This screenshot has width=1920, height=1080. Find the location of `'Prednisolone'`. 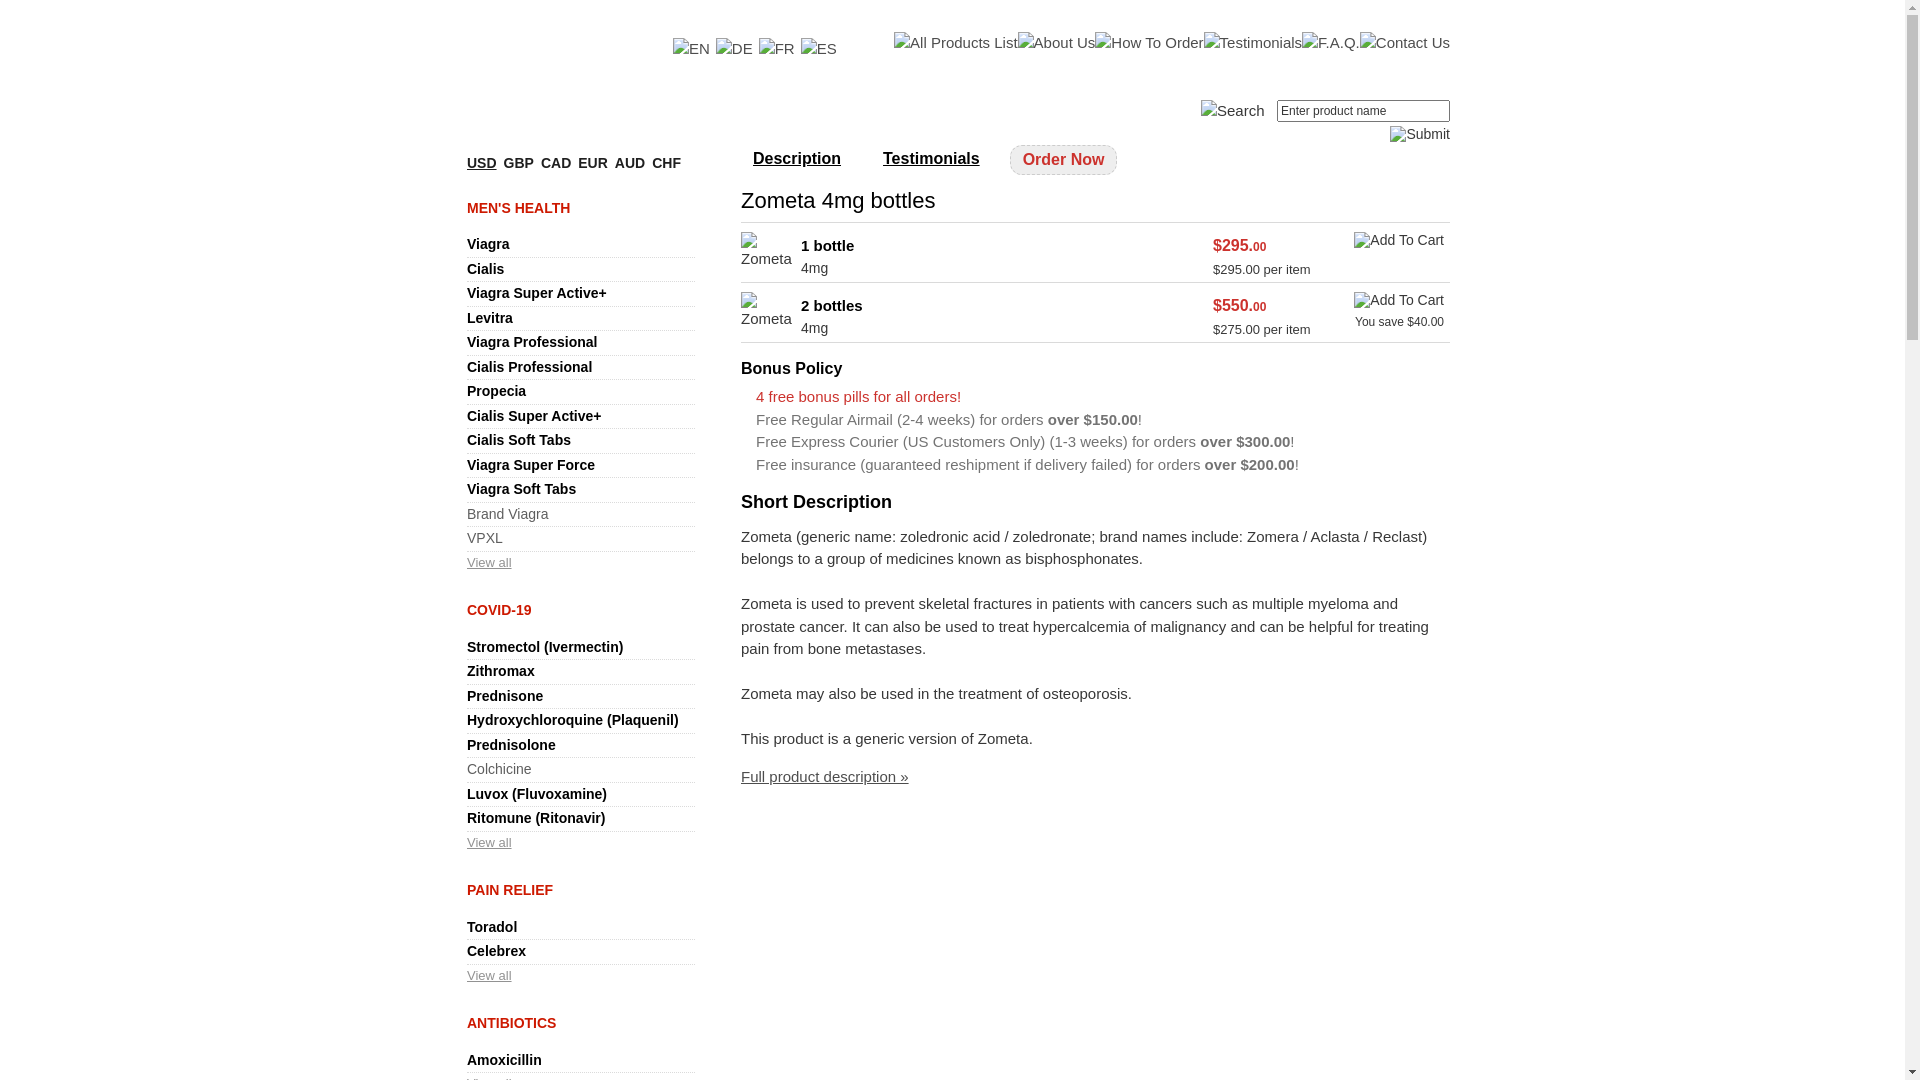

'Prednisolone' is located at coordinates (465, 744).